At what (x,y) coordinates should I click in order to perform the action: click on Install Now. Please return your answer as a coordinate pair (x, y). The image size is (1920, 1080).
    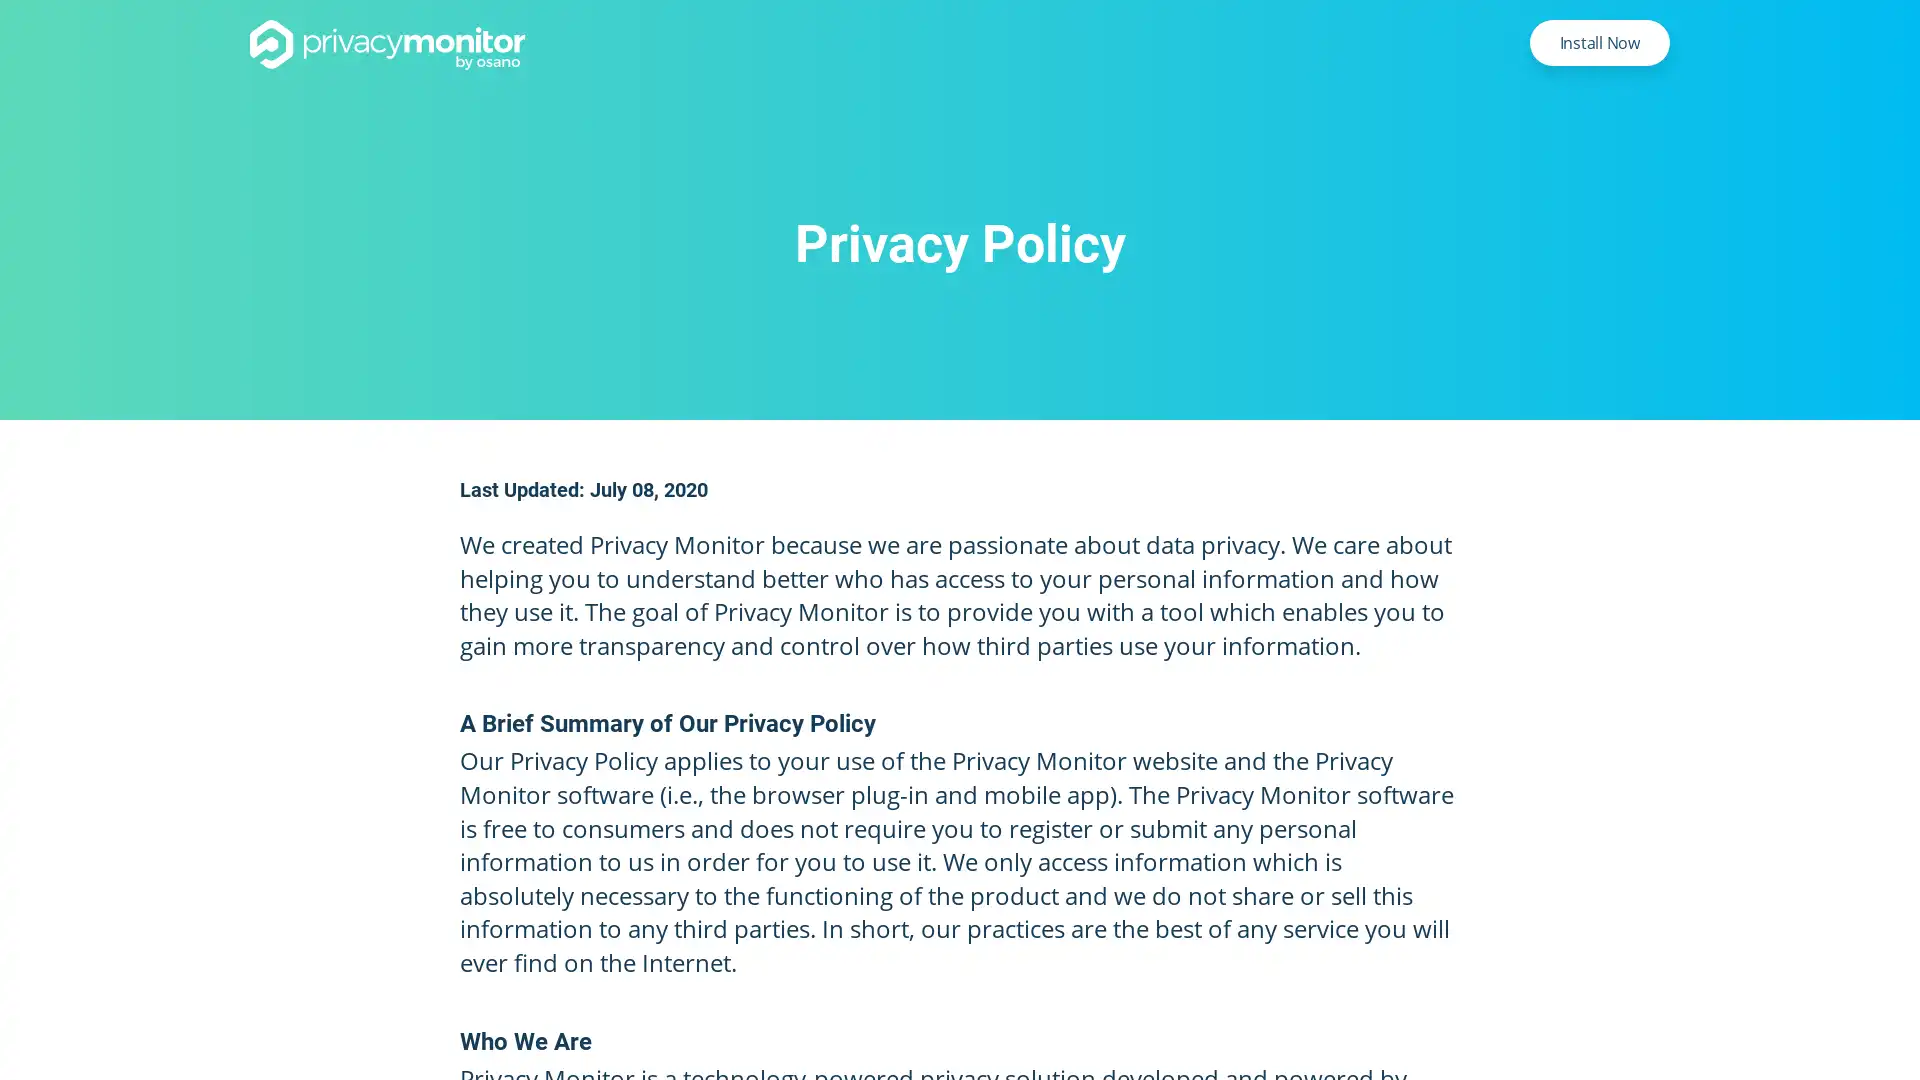
    Looking at the image, I should click on (1598, 42).